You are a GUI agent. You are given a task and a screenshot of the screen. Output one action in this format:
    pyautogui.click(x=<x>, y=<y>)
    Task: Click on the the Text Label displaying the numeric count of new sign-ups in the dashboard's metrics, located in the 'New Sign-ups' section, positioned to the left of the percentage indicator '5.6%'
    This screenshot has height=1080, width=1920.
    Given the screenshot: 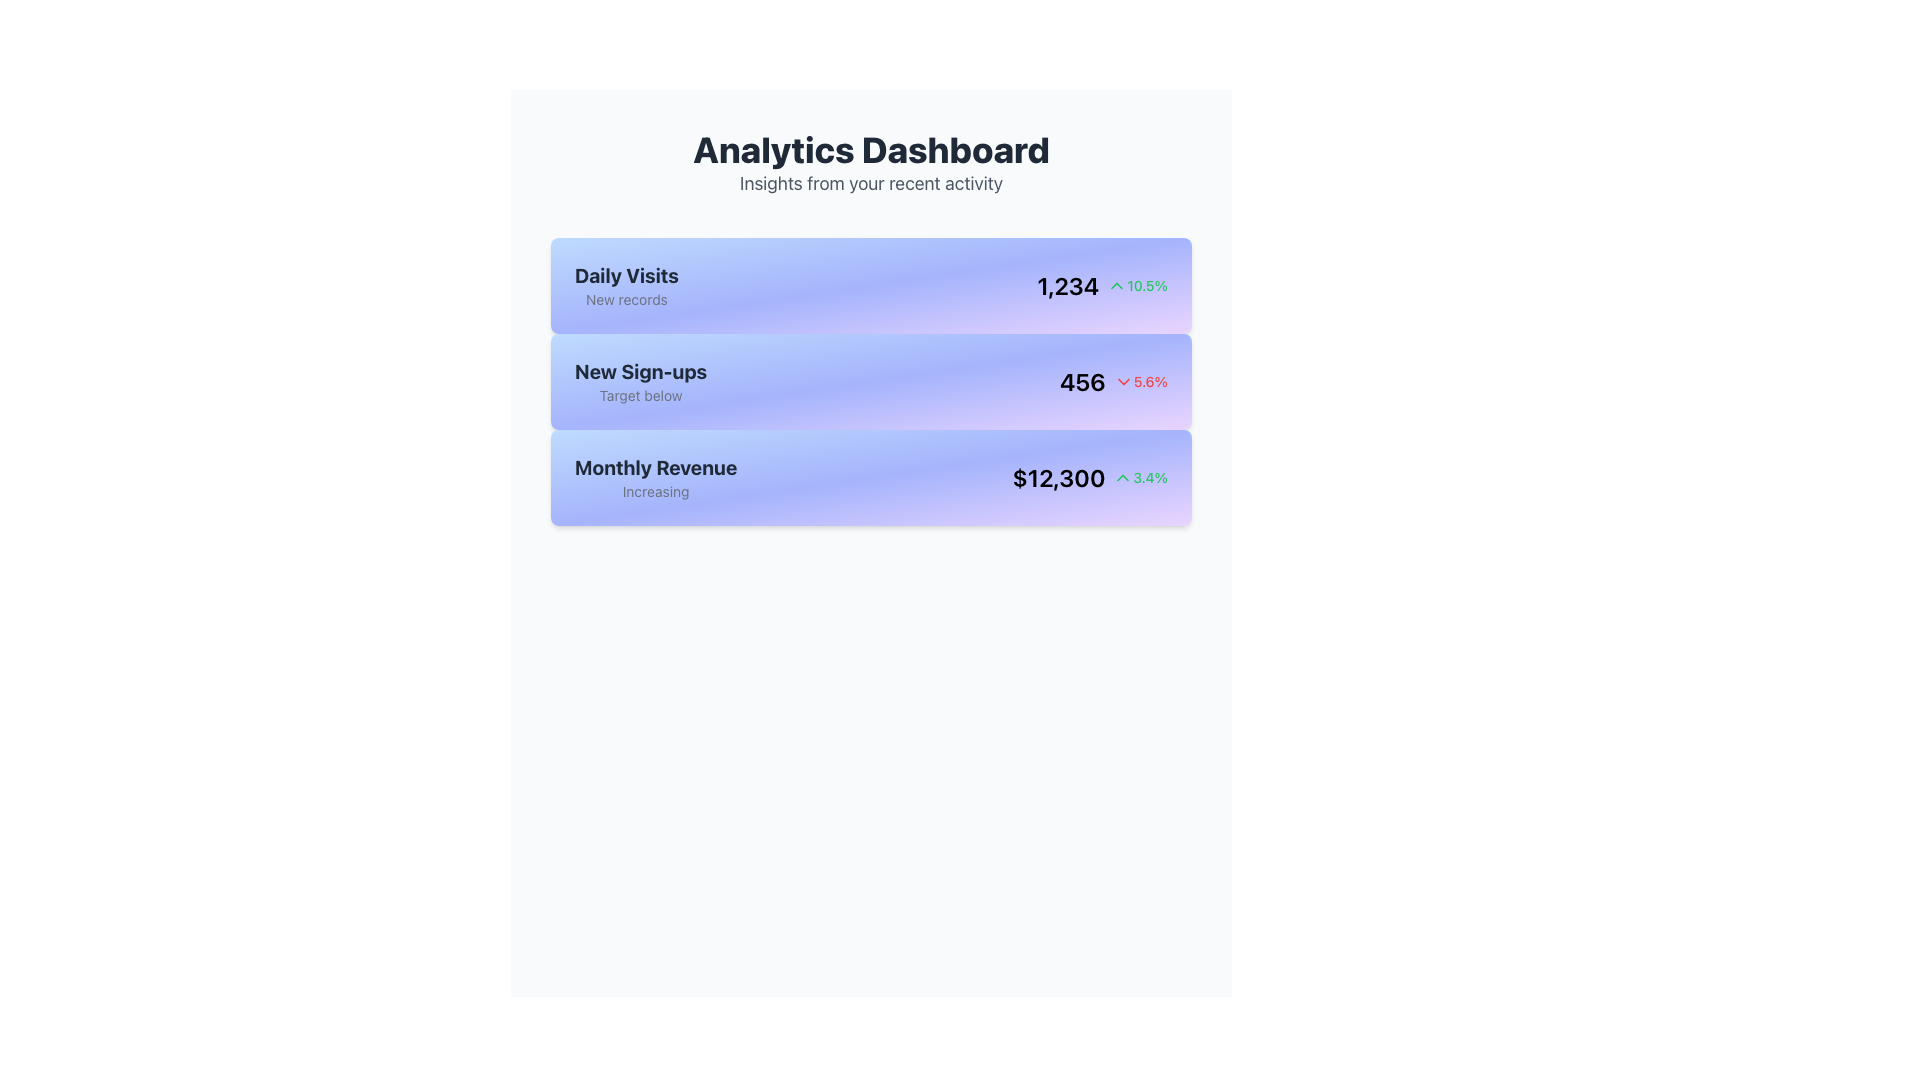 What is the action you would take?
    pyautogui.click(x=1081, y=381)
    